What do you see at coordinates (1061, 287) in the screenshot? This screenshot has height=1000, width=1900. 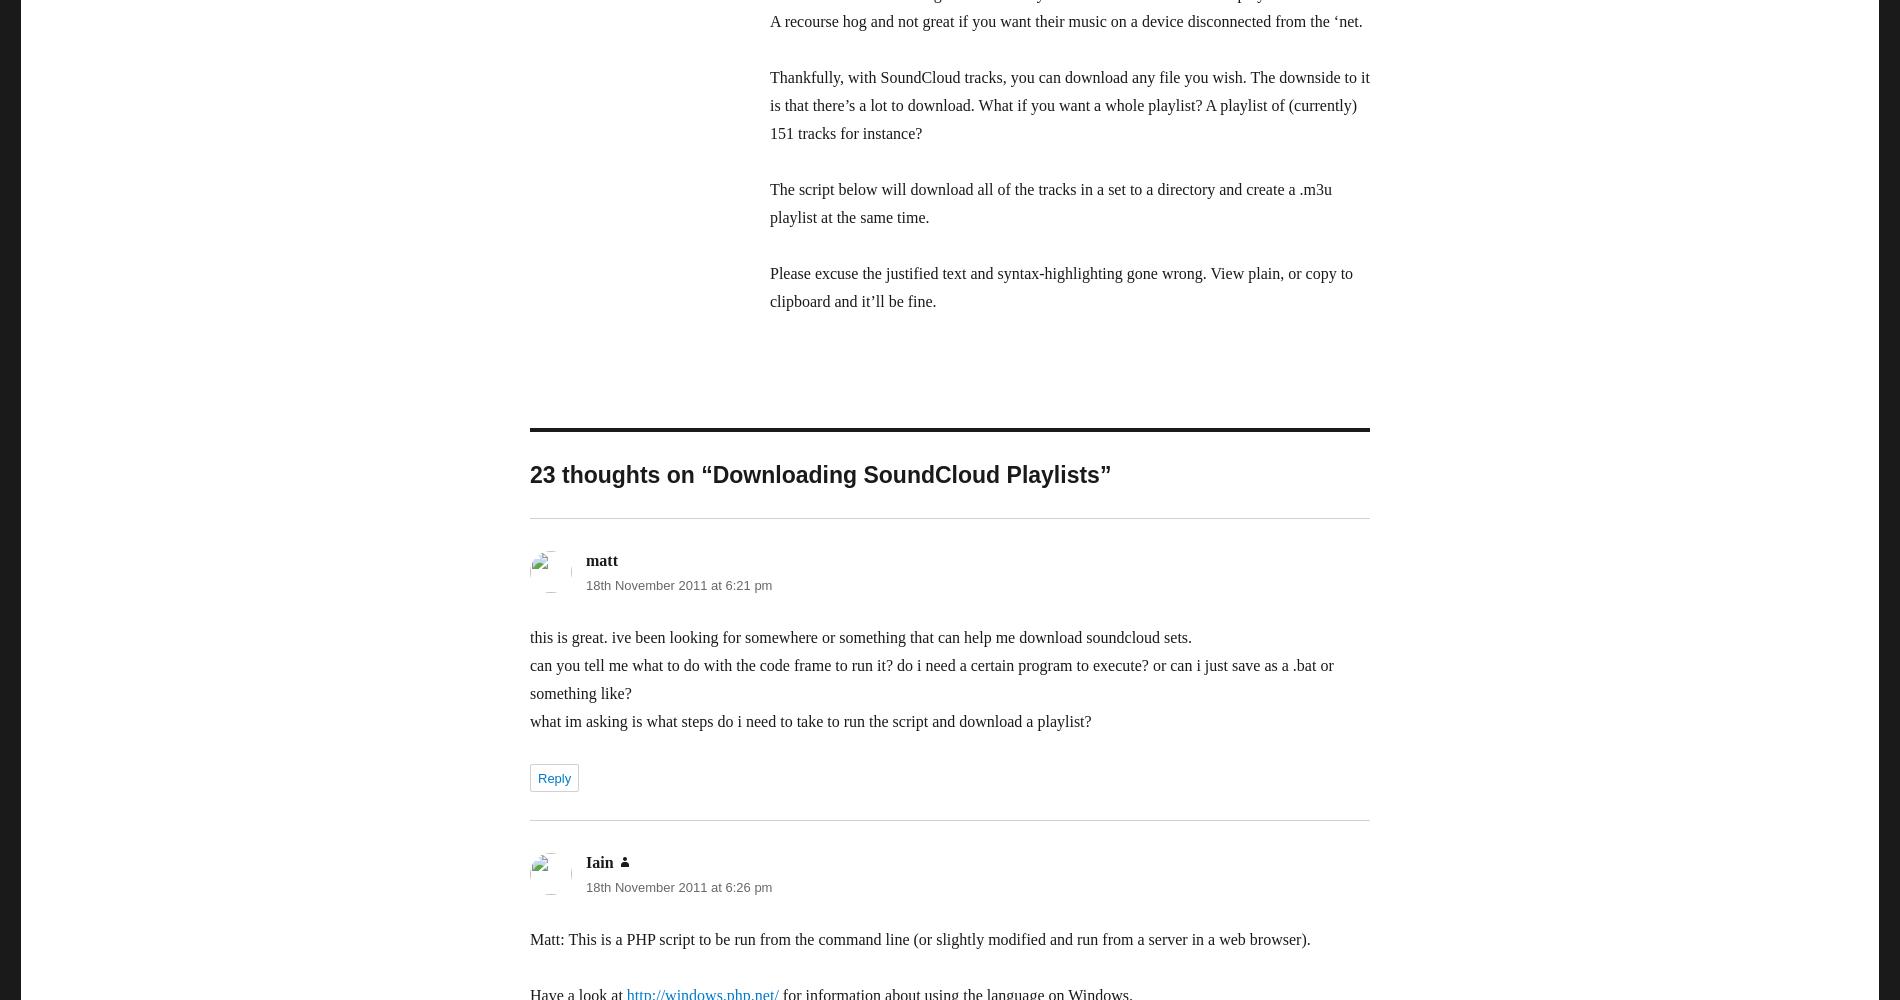 I see `'Please excuse the justified text and syntax-highlighting gone wrong. View plain, or copy to clipboard and it’ll be fine.'` at bounding box center [1061, 287].